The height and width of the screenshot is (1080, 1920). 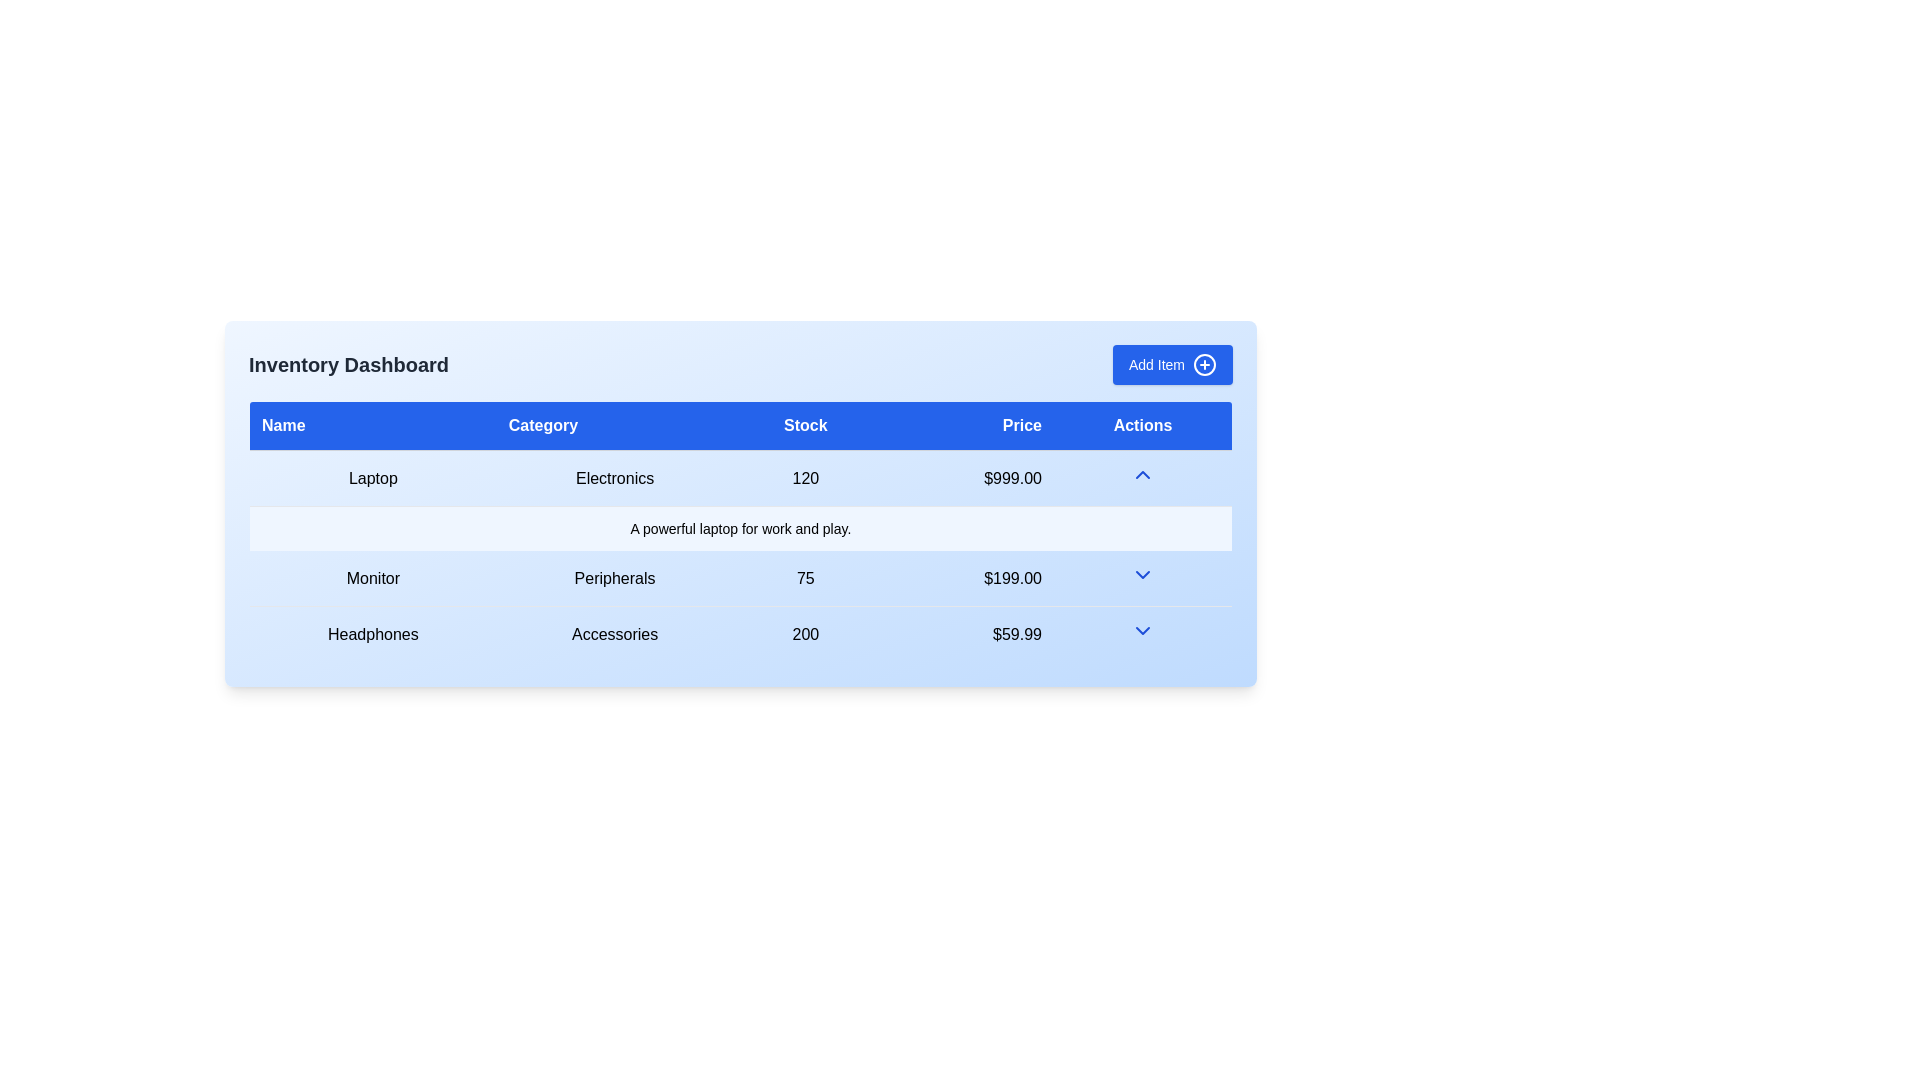 What do you see at coordinates (739, 633) in the screenshot?
I see `to select the third row in the table which provides details about the product 'Headphones'` at bounding box center [739, 633].